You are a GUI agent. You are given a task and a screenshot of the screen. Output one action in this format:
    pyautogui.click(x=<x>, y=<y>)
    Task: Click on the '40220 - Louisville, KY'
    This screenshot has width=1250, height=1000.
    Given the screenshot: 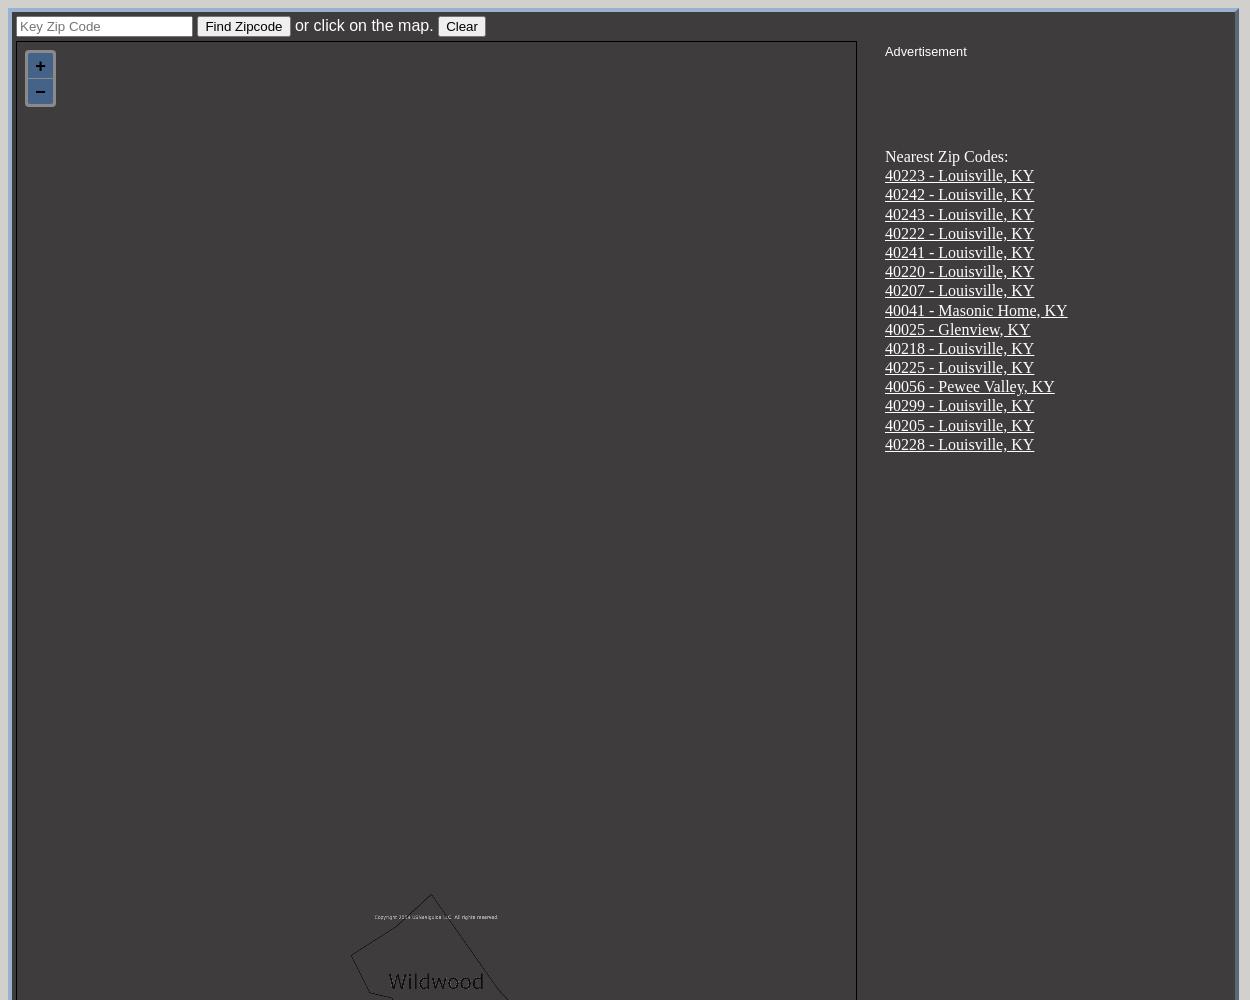 What is the action you would take?
    pyautogui.click(x=958, y=271)
    